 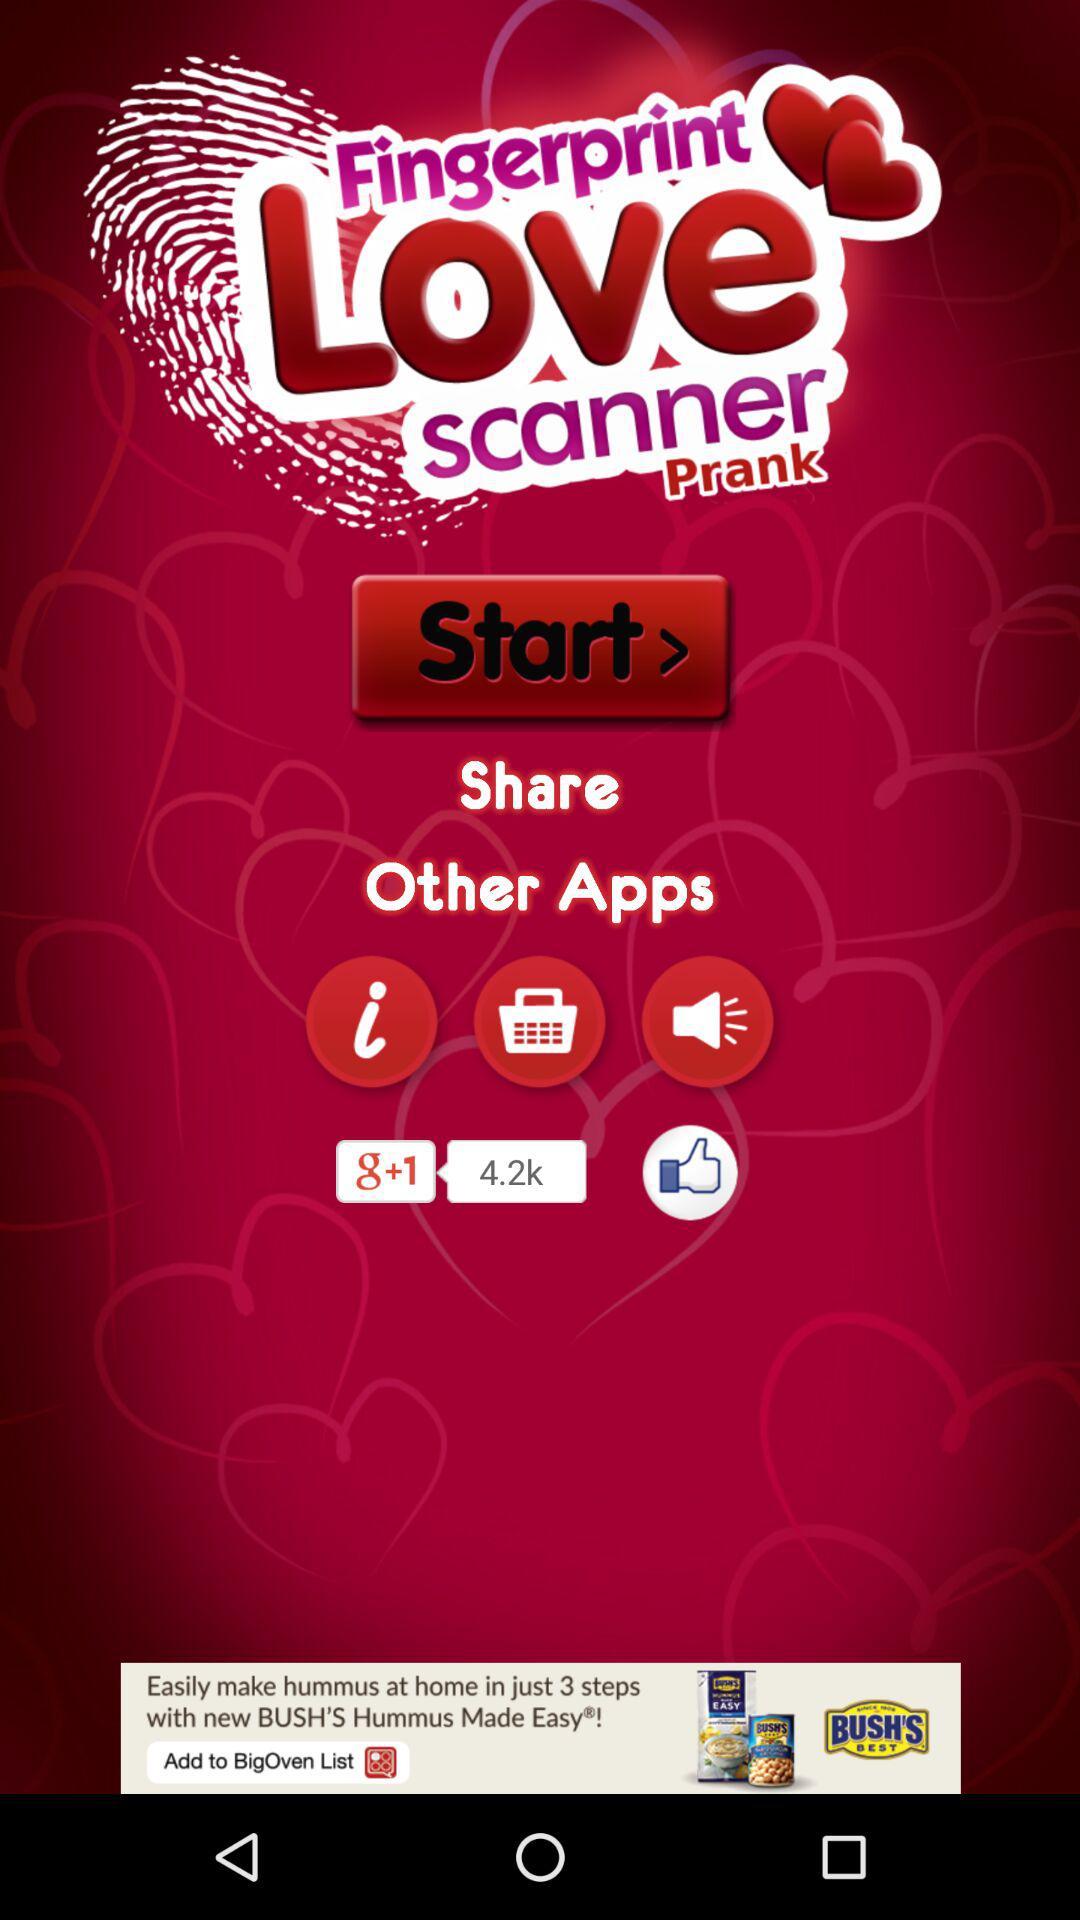 What do you see at coordinates (540, 1021) in the screenshot?
I see `share the apps` at bounding box center [540, 1021].